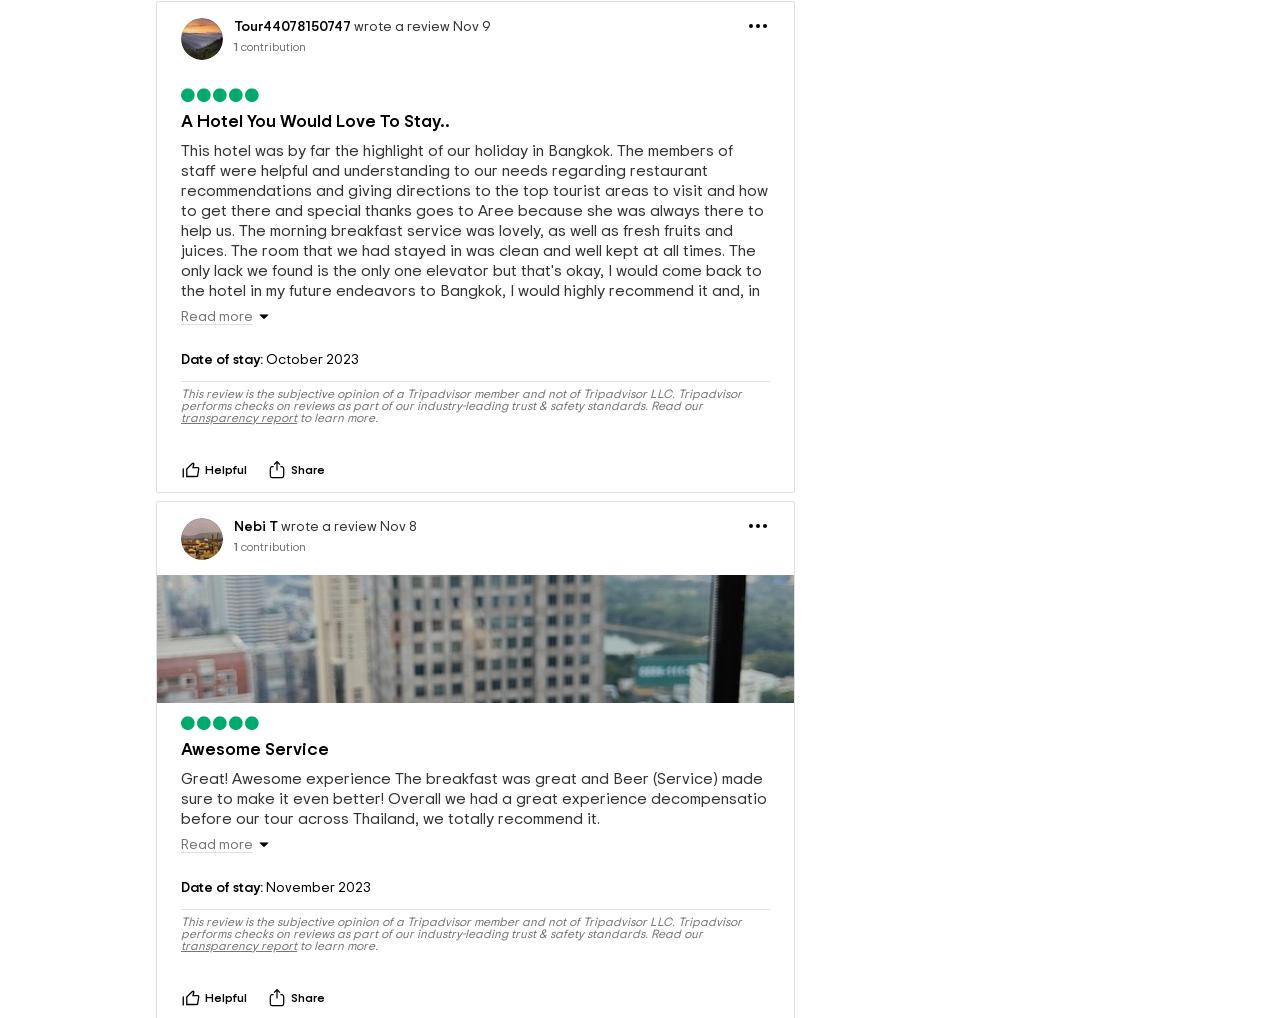  Describe the element at coordinates (347, 580) in the screenshot. I see `'wrote a review Nov 8'` at that location.